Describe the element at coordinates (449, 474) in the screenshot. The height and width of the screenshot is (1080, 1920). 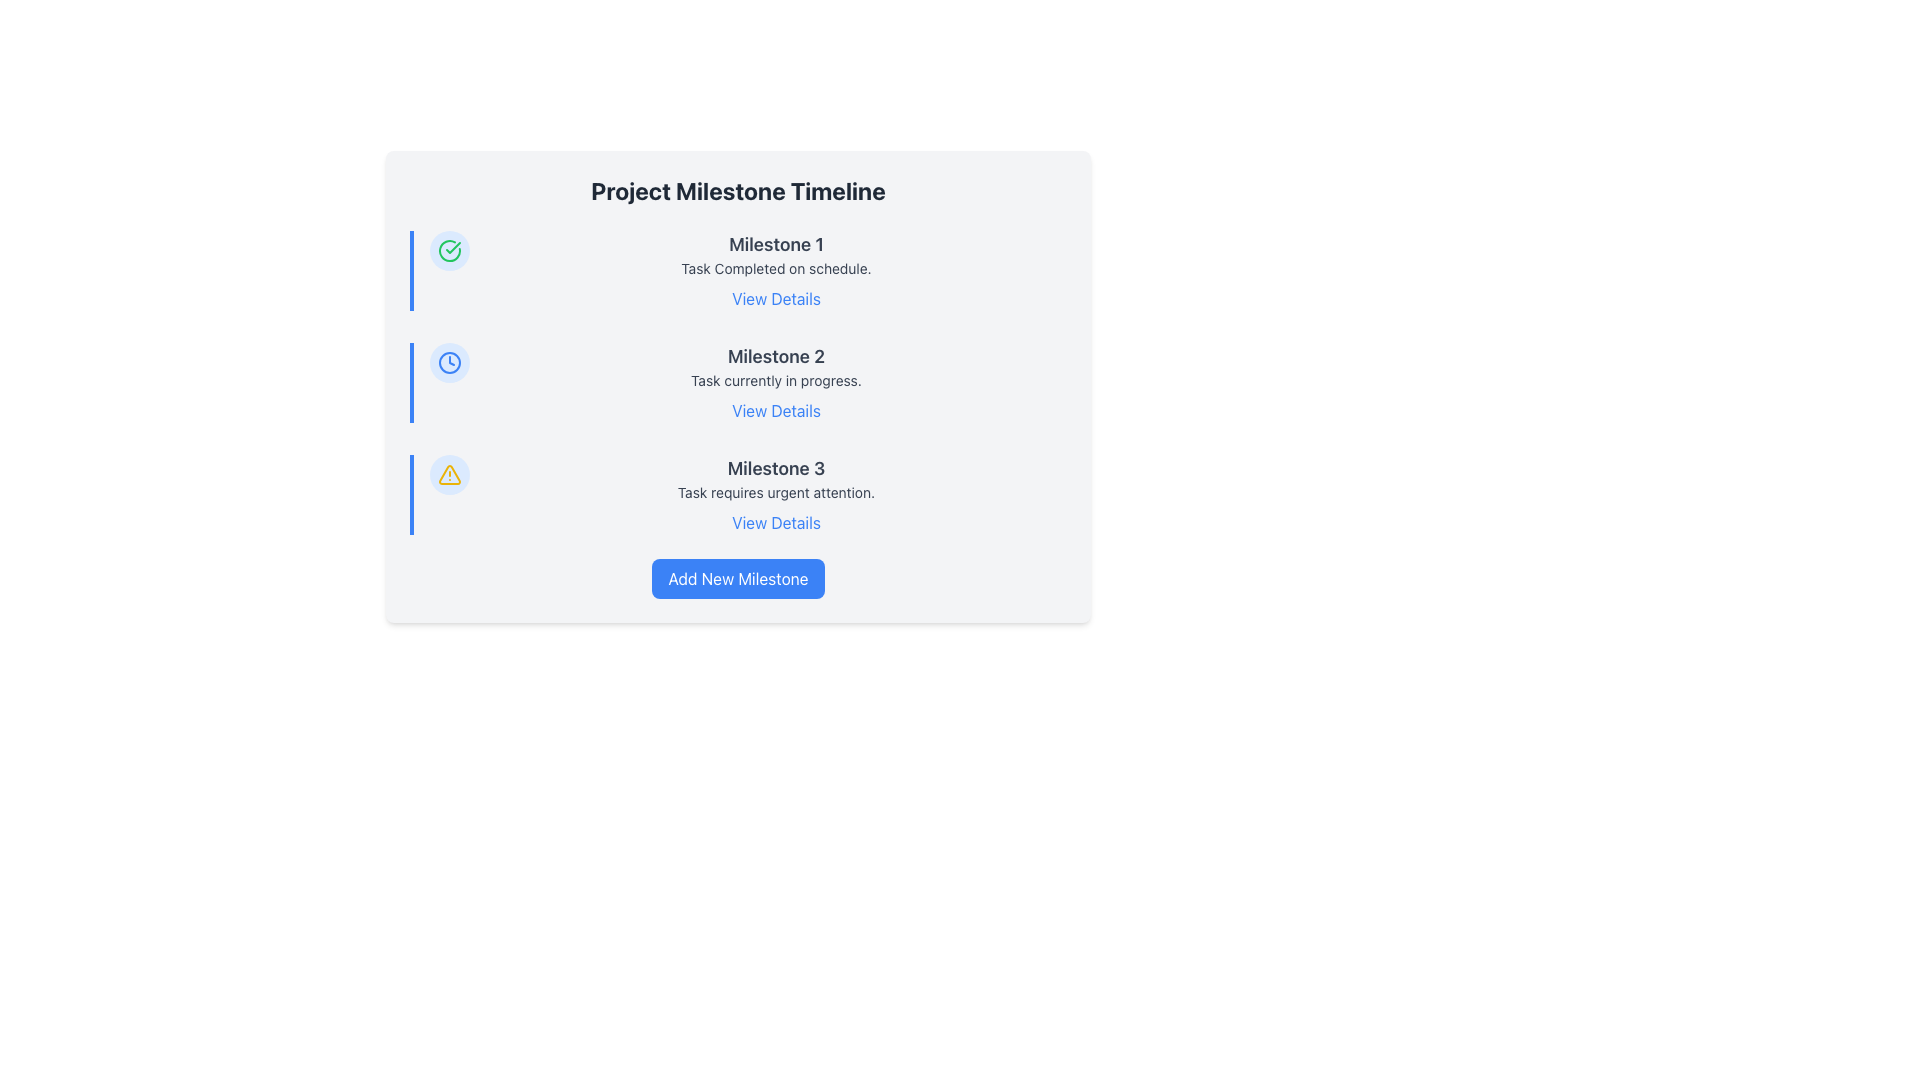
I see `the milestone status icon that indicates urgent attention is required for 'Milestone 3', located in the vertical sequence of icons on the left side of the 'Project Milestone Timeline'` at that location.